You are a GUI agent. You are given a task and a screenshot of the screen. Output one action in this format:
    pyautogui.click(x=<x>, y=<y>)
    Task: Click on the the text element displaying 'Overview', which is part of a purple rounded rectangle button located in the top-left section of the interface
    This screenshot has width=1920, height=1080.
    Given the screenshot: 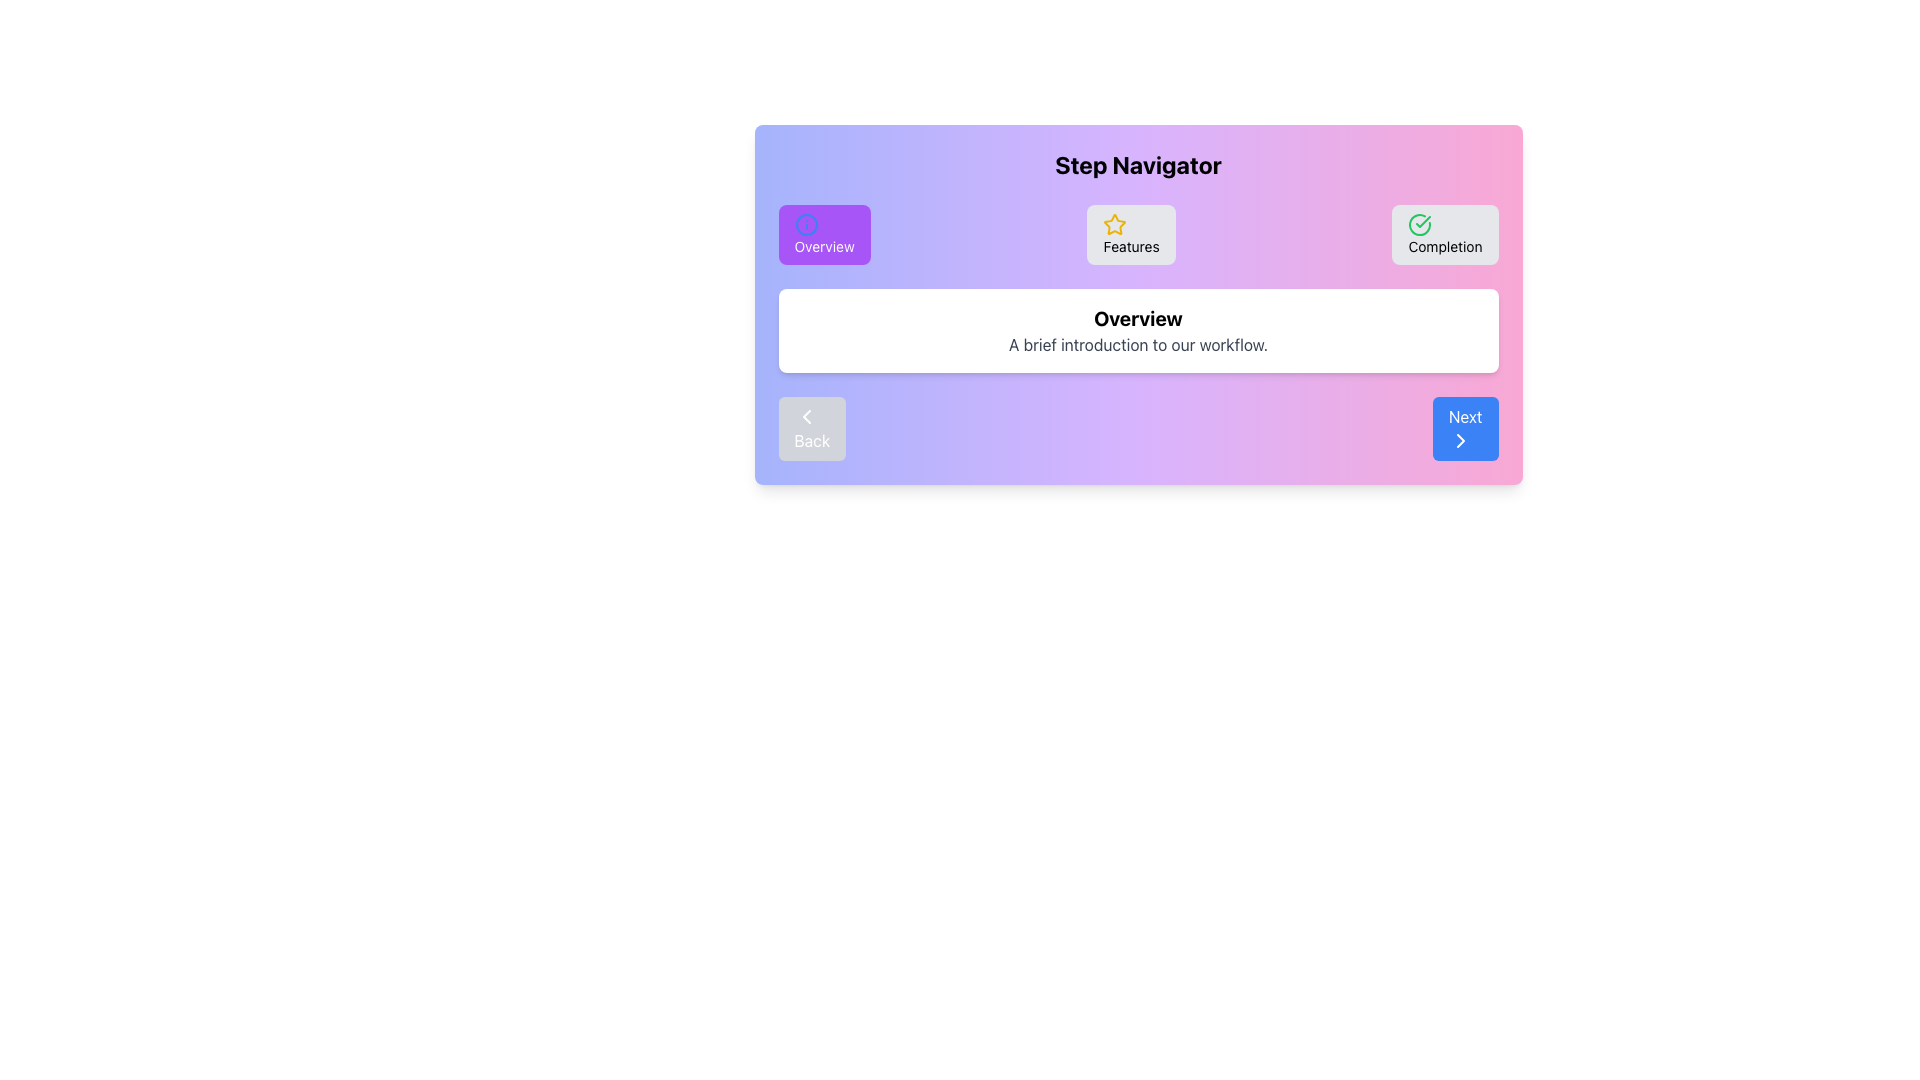 What is the action you would take?
    pyautogui.click(x=824, y=245)
    